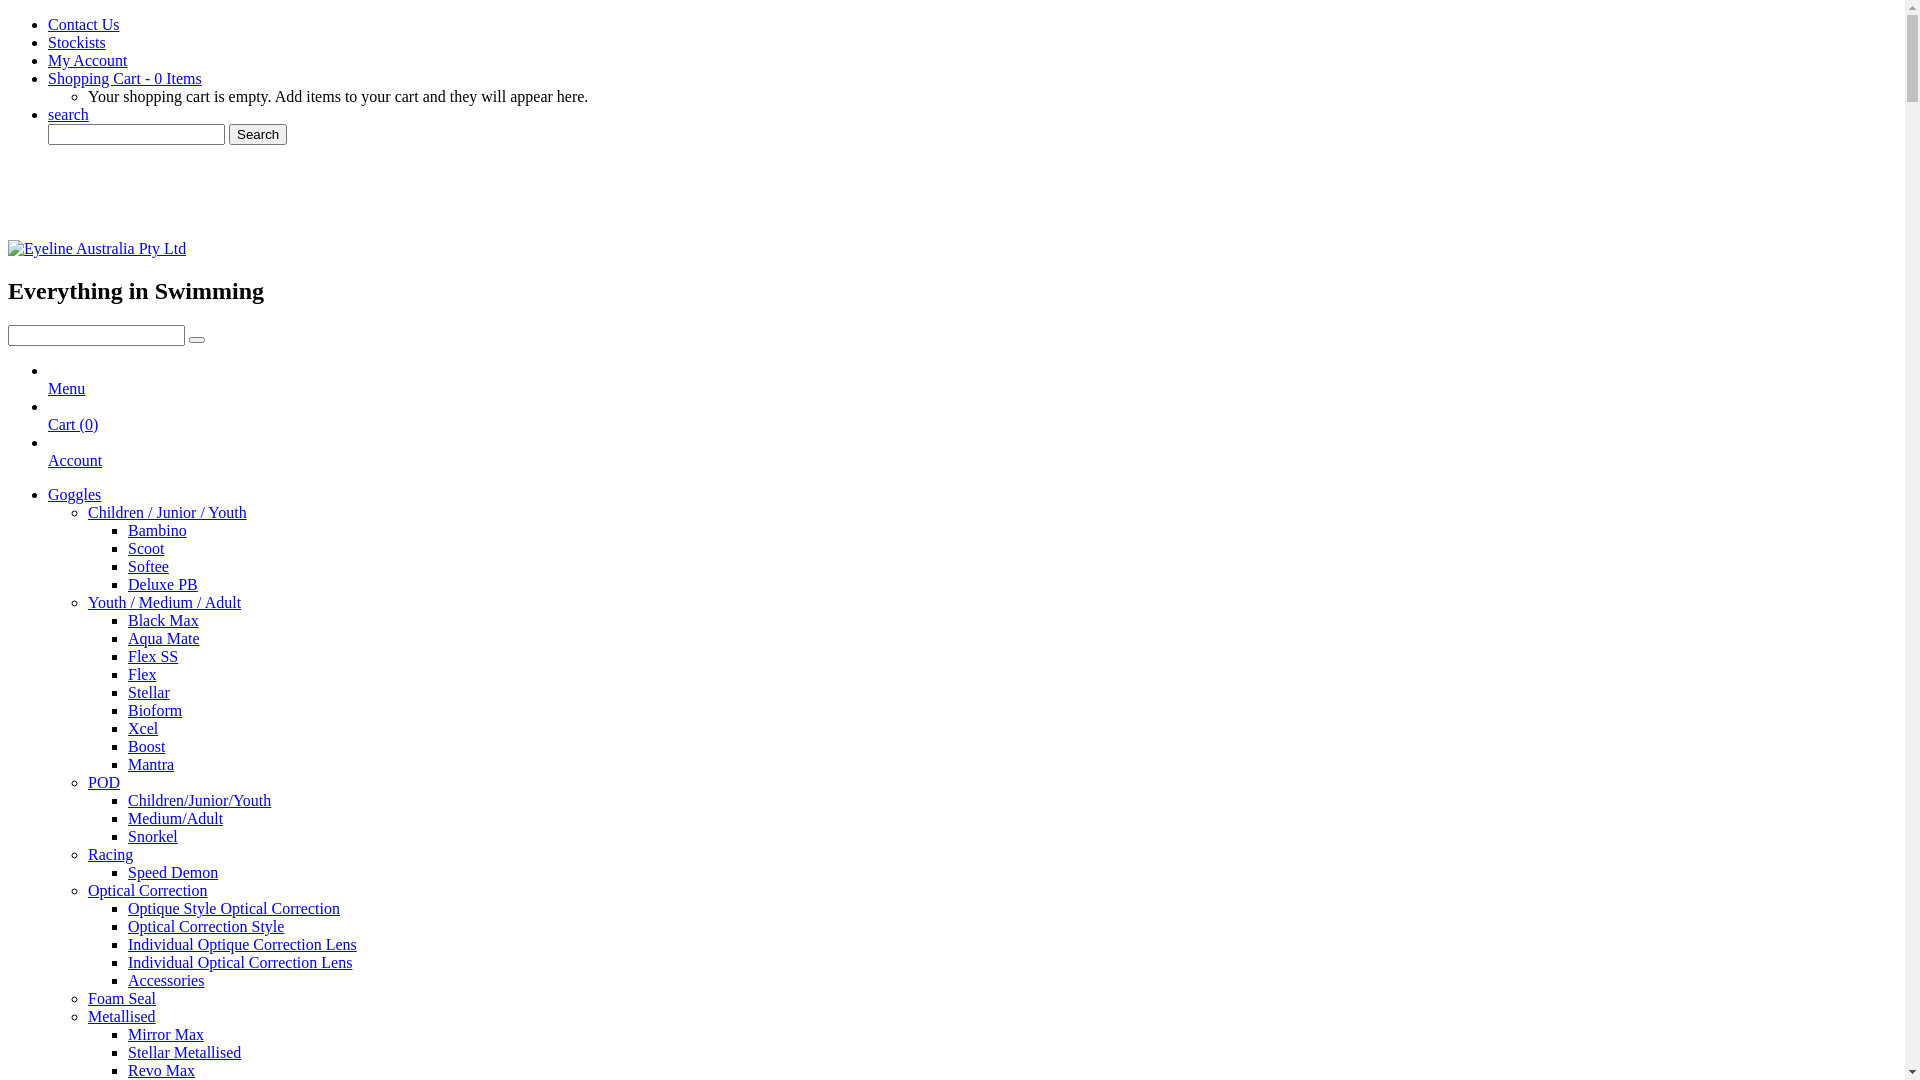  Describe the element at coordinates (145, 746) in the screenshot. I see `'Boost'` at that location.